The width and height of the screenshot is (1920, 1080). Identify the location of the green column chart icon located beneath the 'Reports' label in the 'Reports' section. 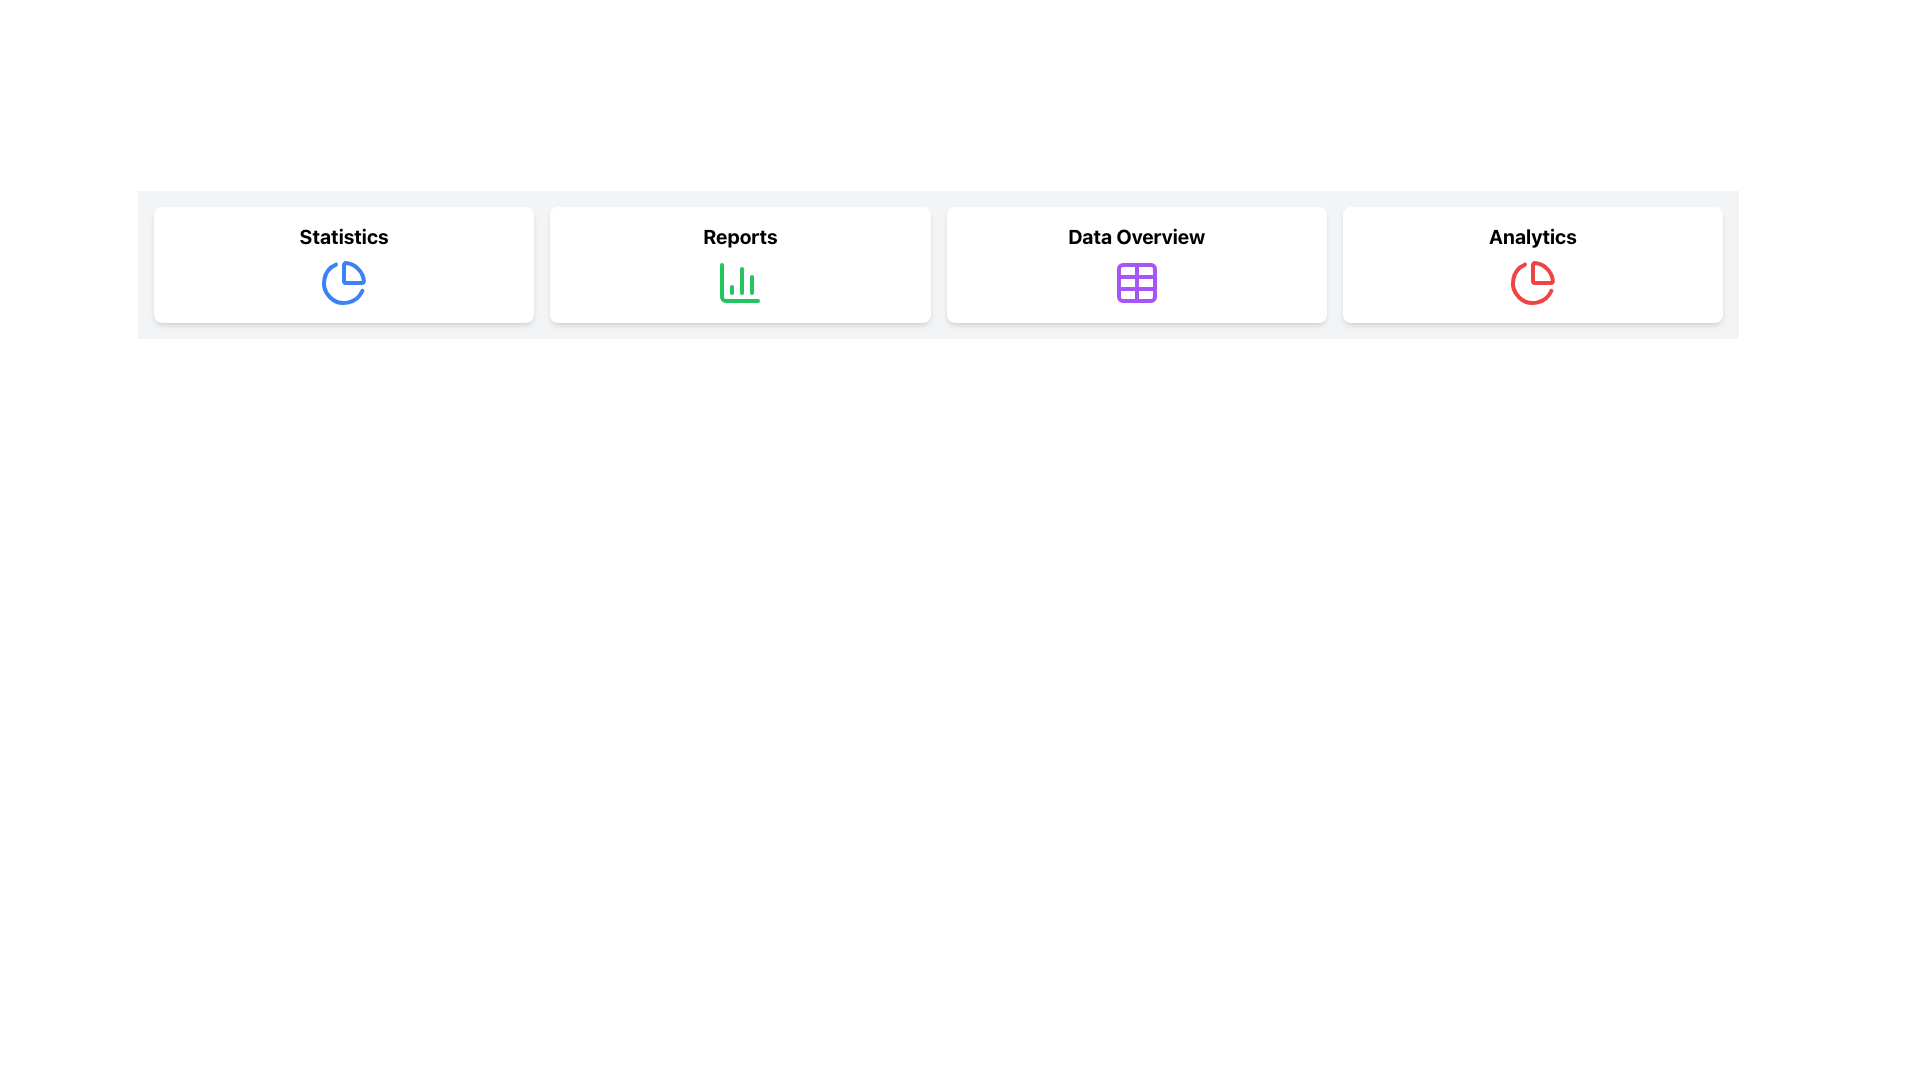
(739, 282).